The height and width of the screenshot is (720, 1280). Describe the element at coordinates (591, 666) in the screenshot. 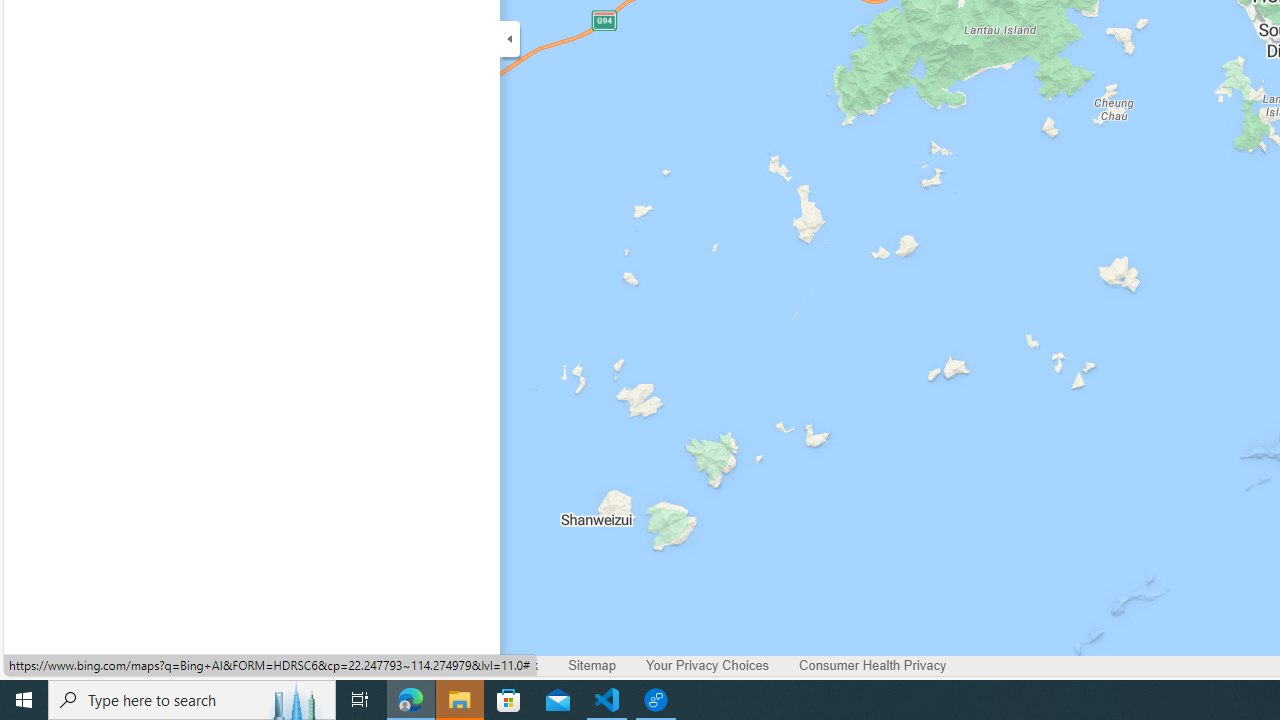

I see `'Sitemap'` at that location.